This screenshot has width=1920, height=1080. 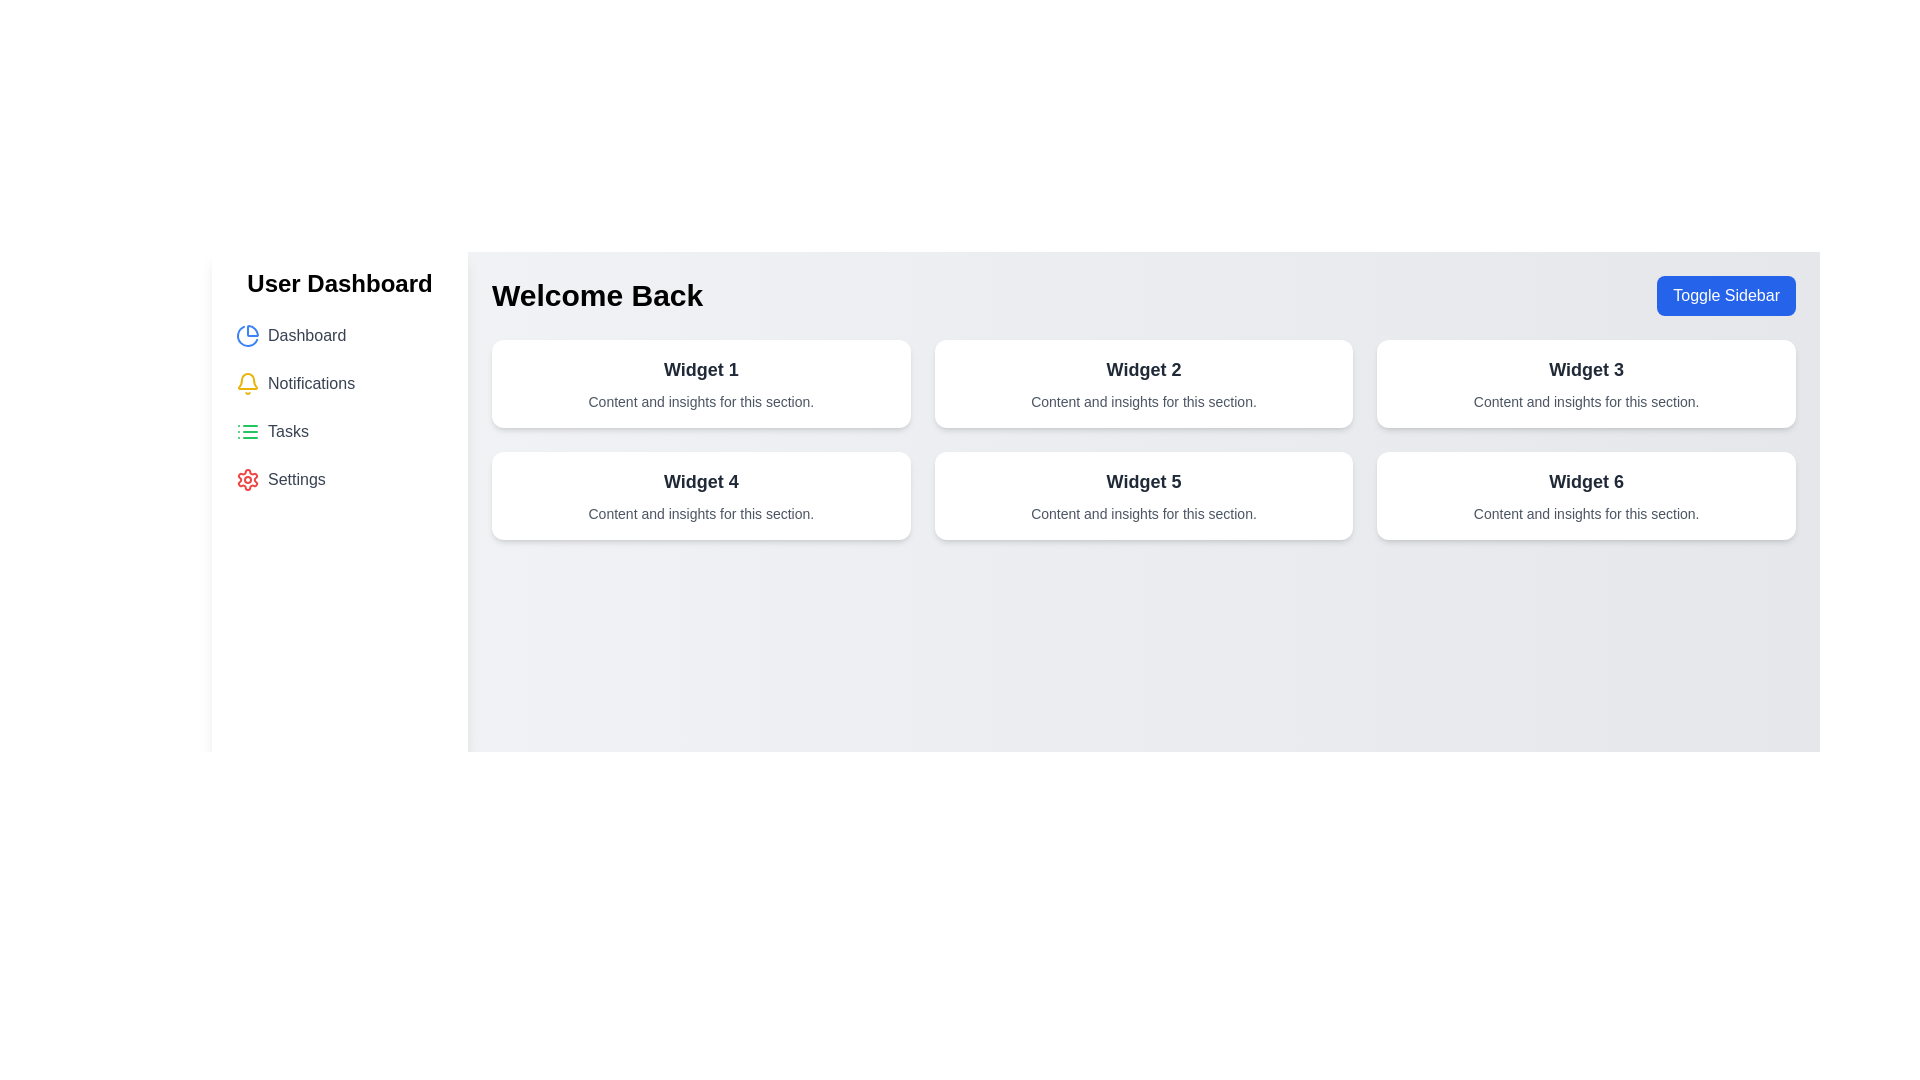 I want to click on the Navigation menu button located in the left sidebar, so click(x=340, y=334).